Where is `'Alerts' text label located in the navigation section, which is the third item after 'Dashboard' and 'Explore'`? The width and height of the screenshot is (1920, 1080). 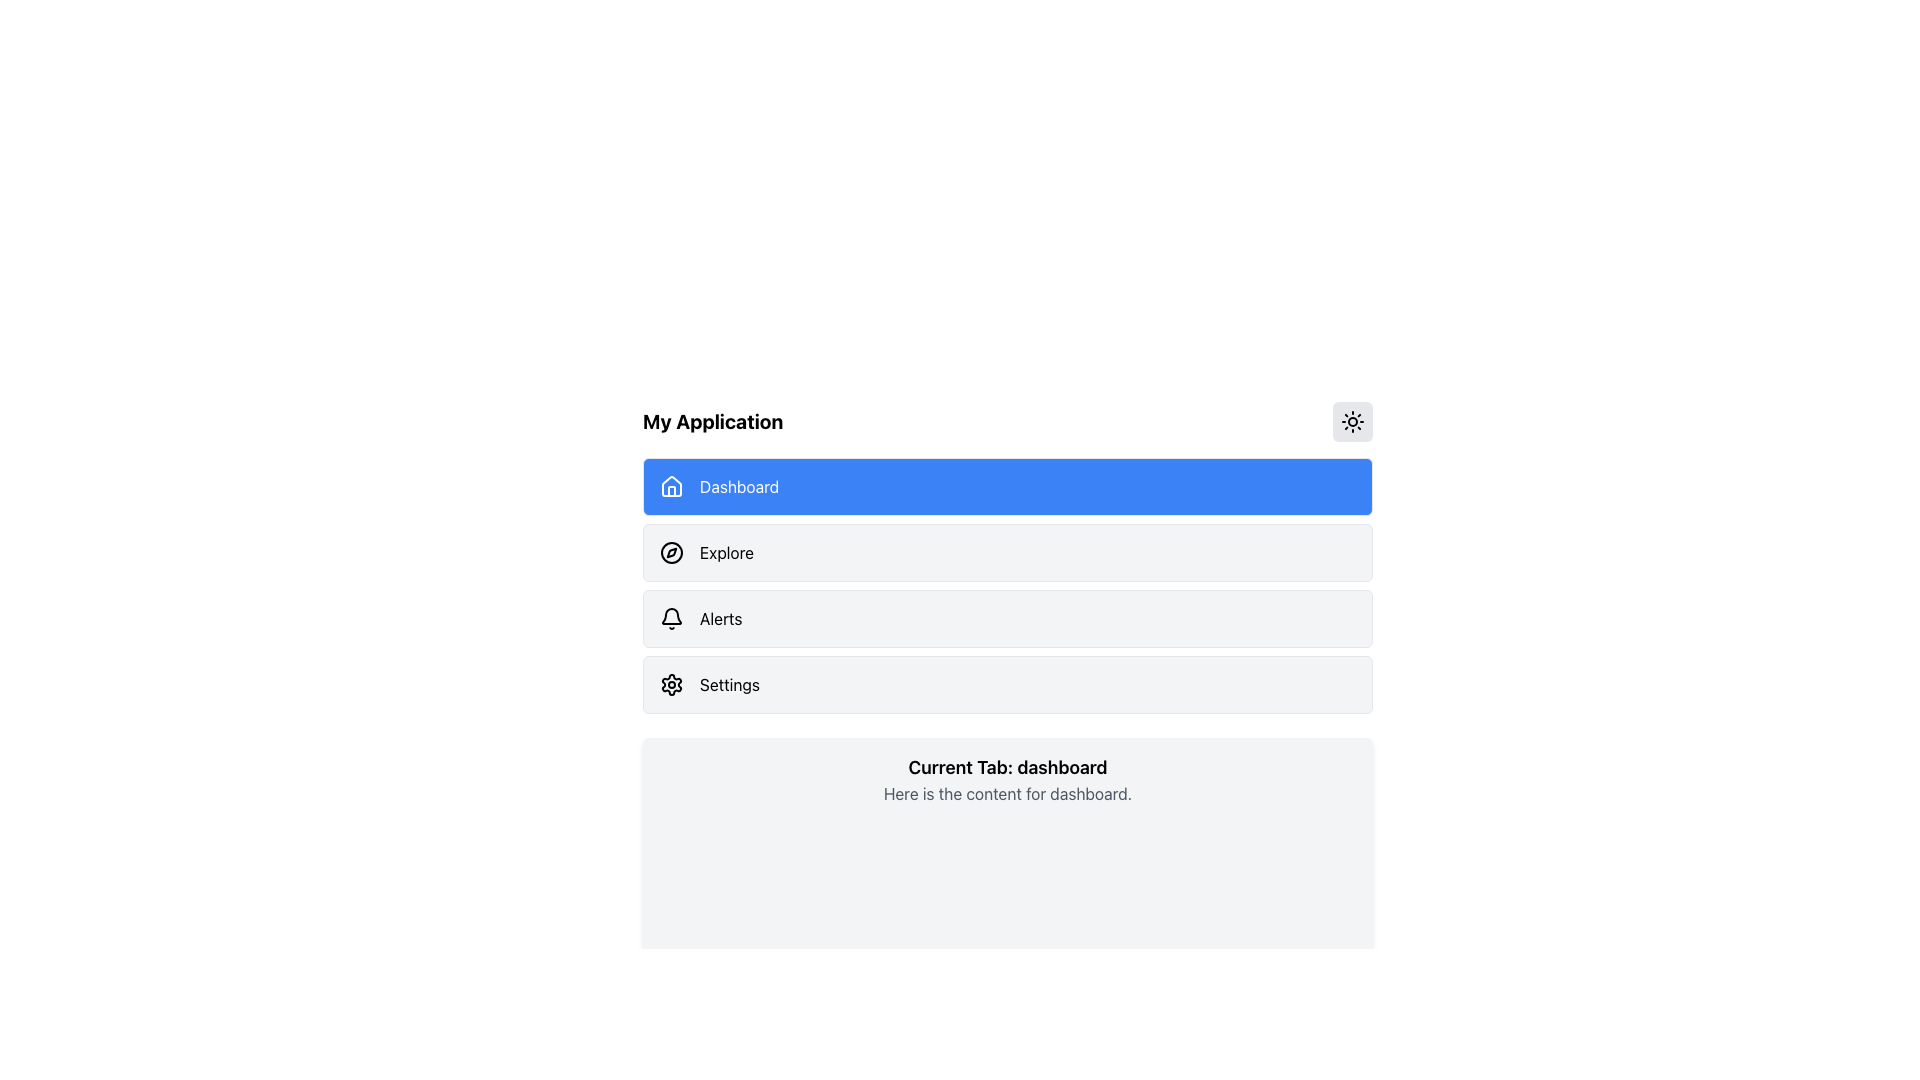
'Alerts' text label located in the navigation section, which is the third item after 'Dashboard' and 'Explore' is located at coordinates (720, 617).